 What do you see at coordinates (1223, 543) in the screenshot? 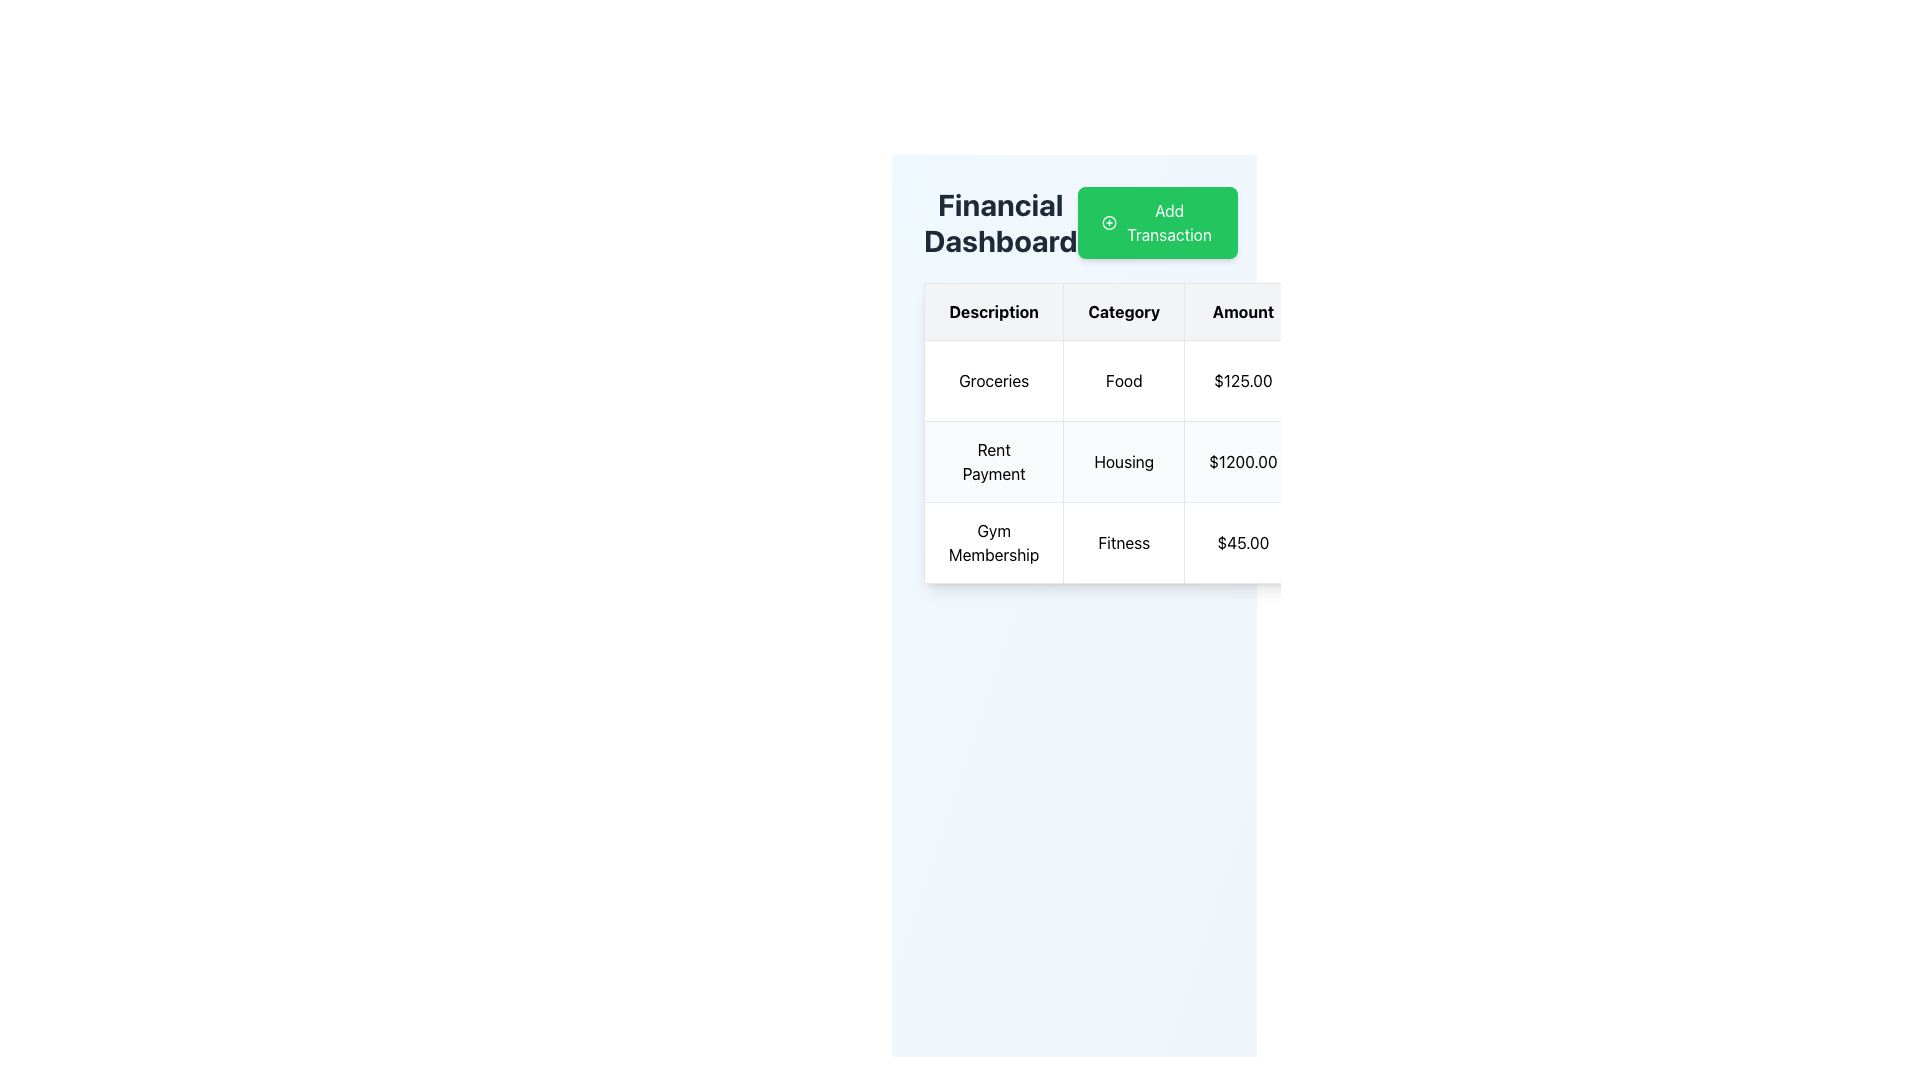
I see `the third row of the financial table that displays details about a gym membership expense` at bounding box center [1223, 543].